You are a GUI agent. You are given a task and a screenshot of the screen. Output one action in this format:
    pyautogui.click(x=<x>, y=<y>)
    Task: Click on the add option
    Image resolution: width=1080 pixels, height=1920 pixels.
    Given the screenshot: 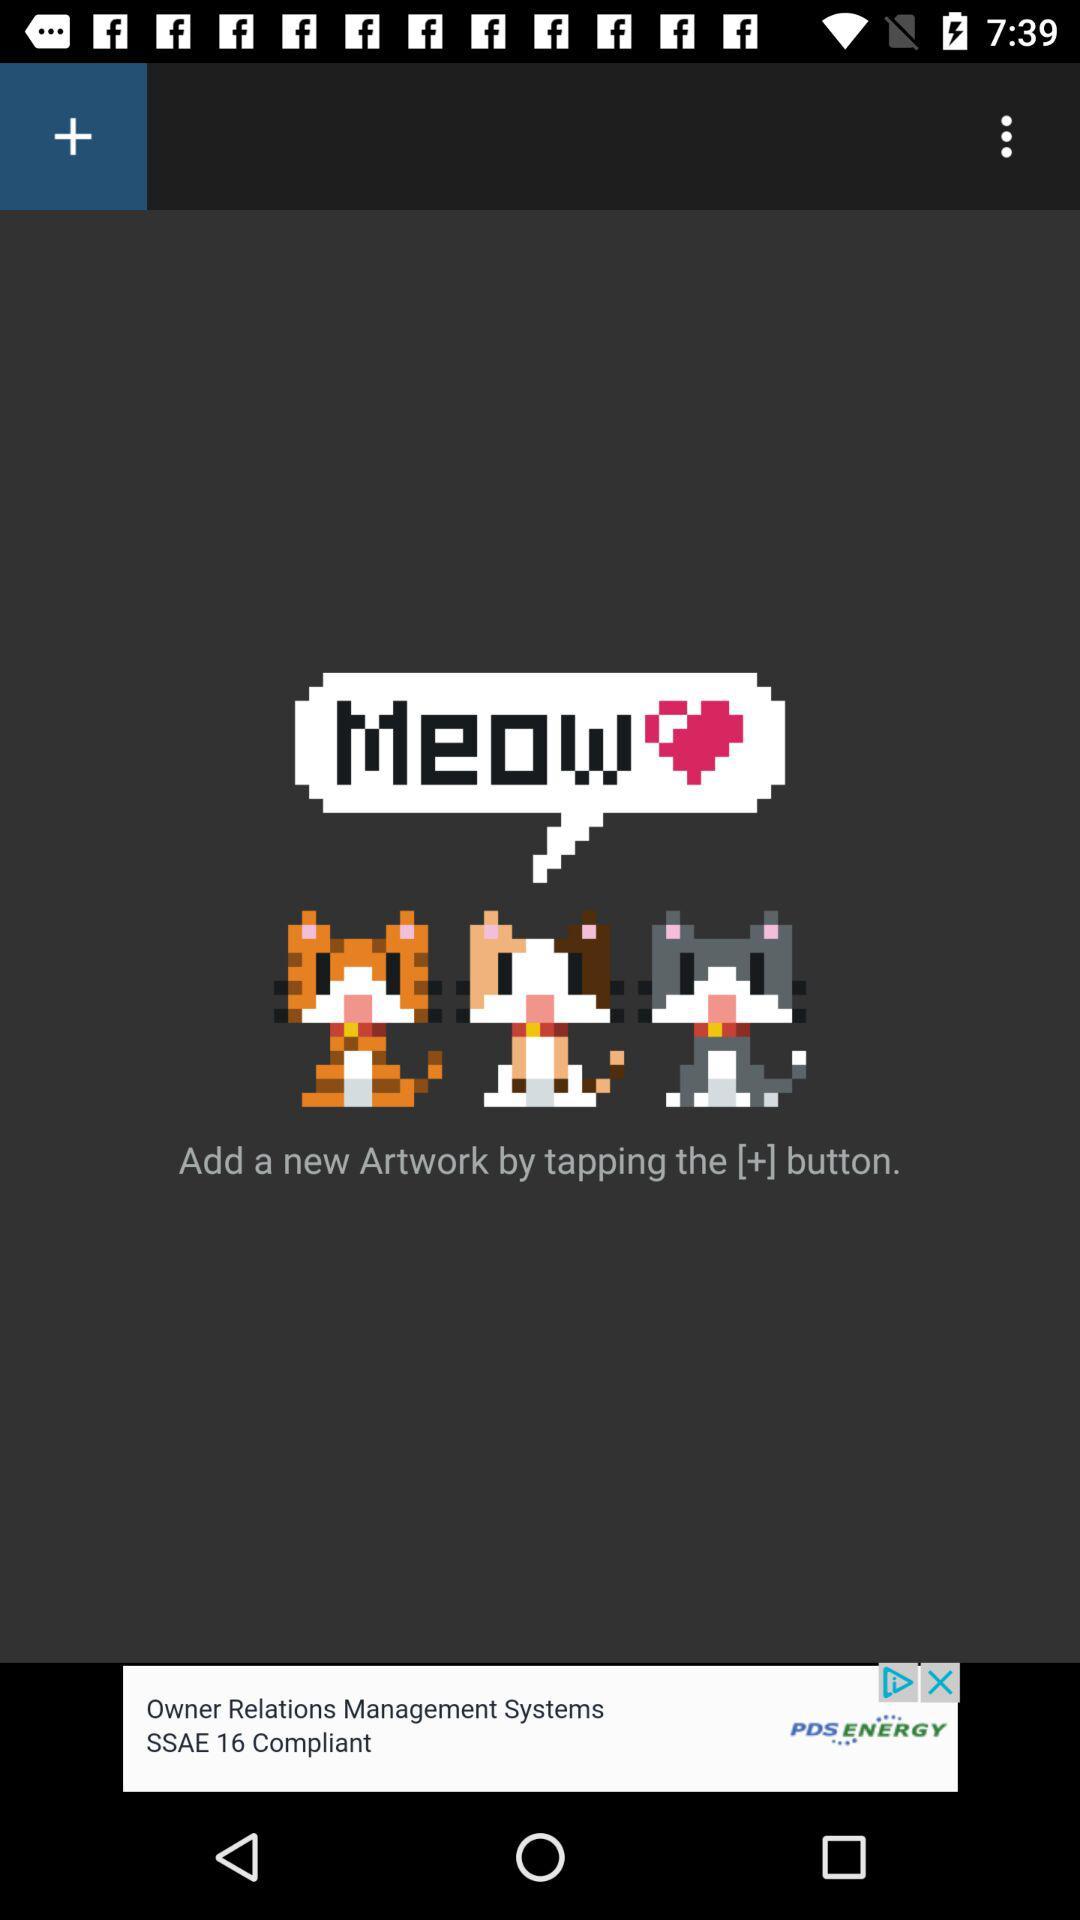 What is the action you would take?
    pyautogui.click(x=72, y=135)
    